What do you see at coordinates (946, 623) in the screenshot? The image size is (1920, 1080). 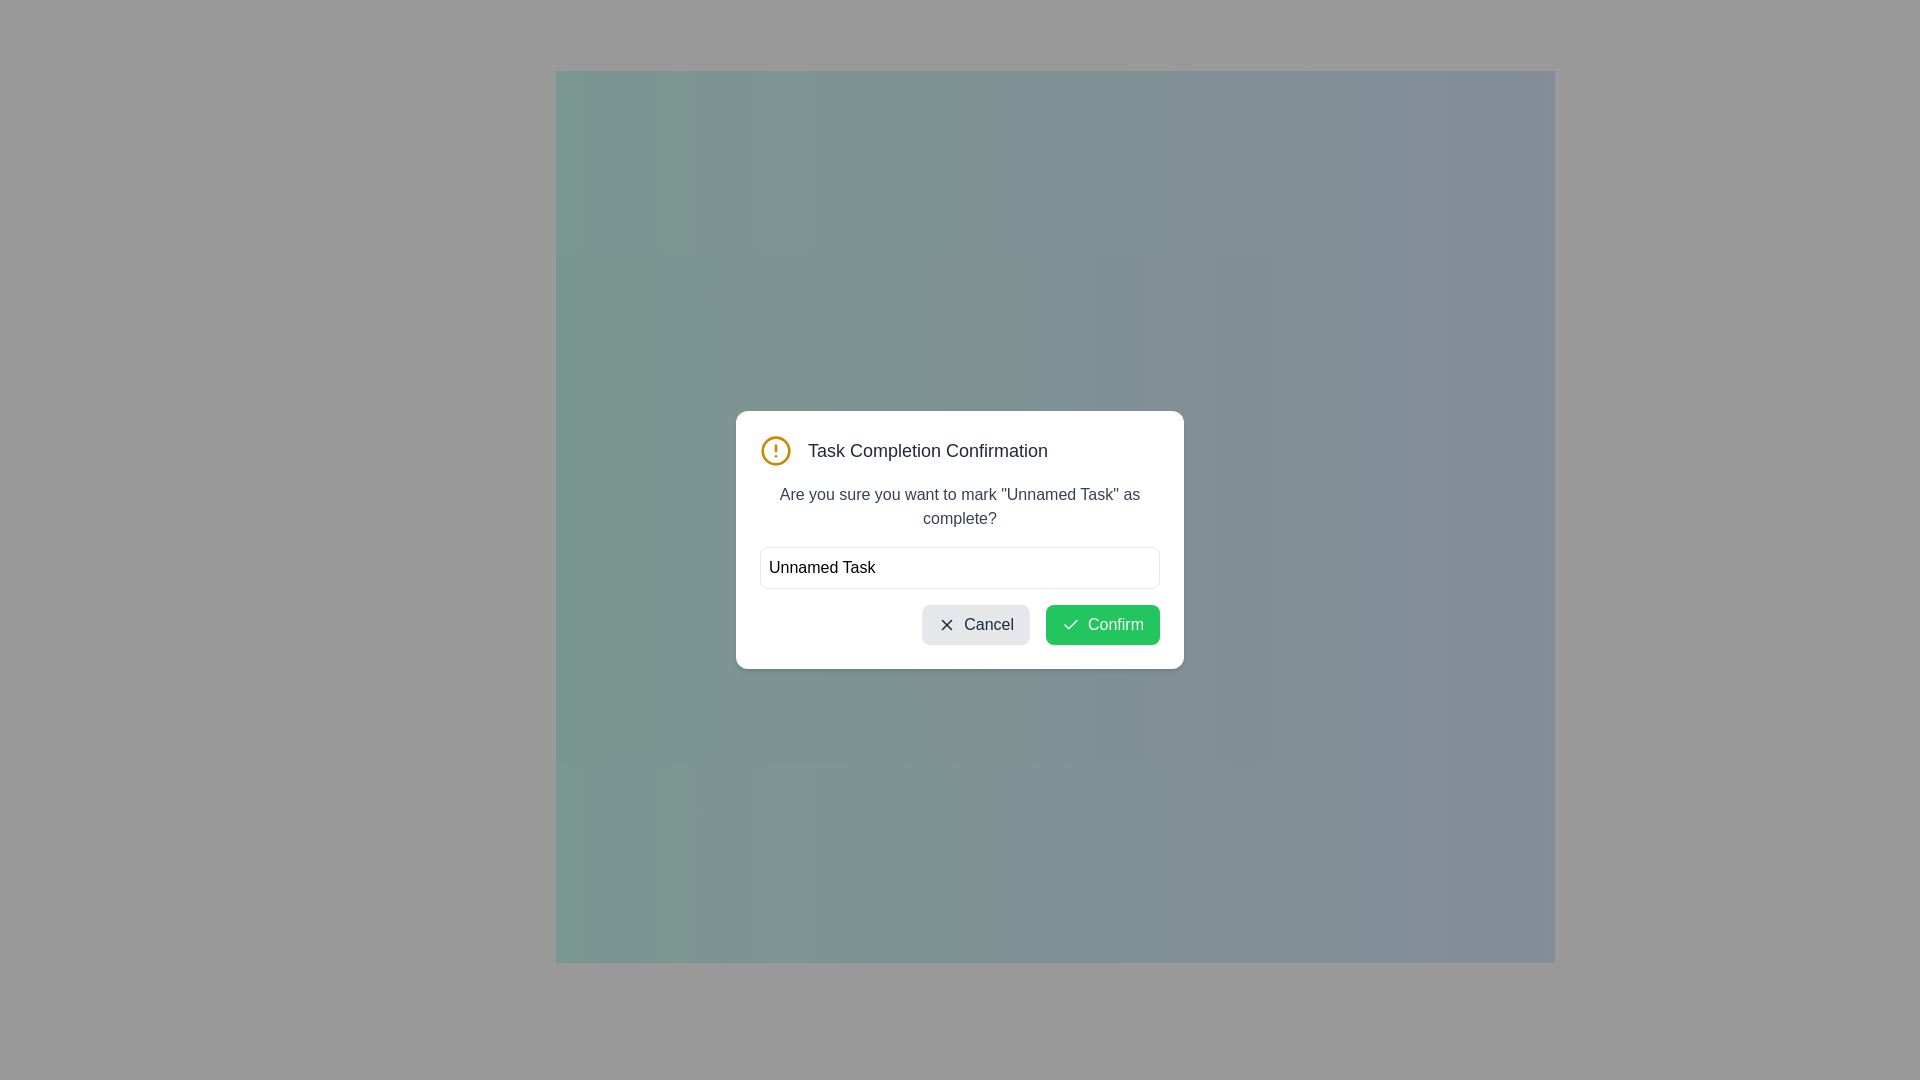 I see `the 'X' icon within the 'Cancel' button on the confirmation dialog, which has a grey background and rounded corners` at bounding box center [946, 623].